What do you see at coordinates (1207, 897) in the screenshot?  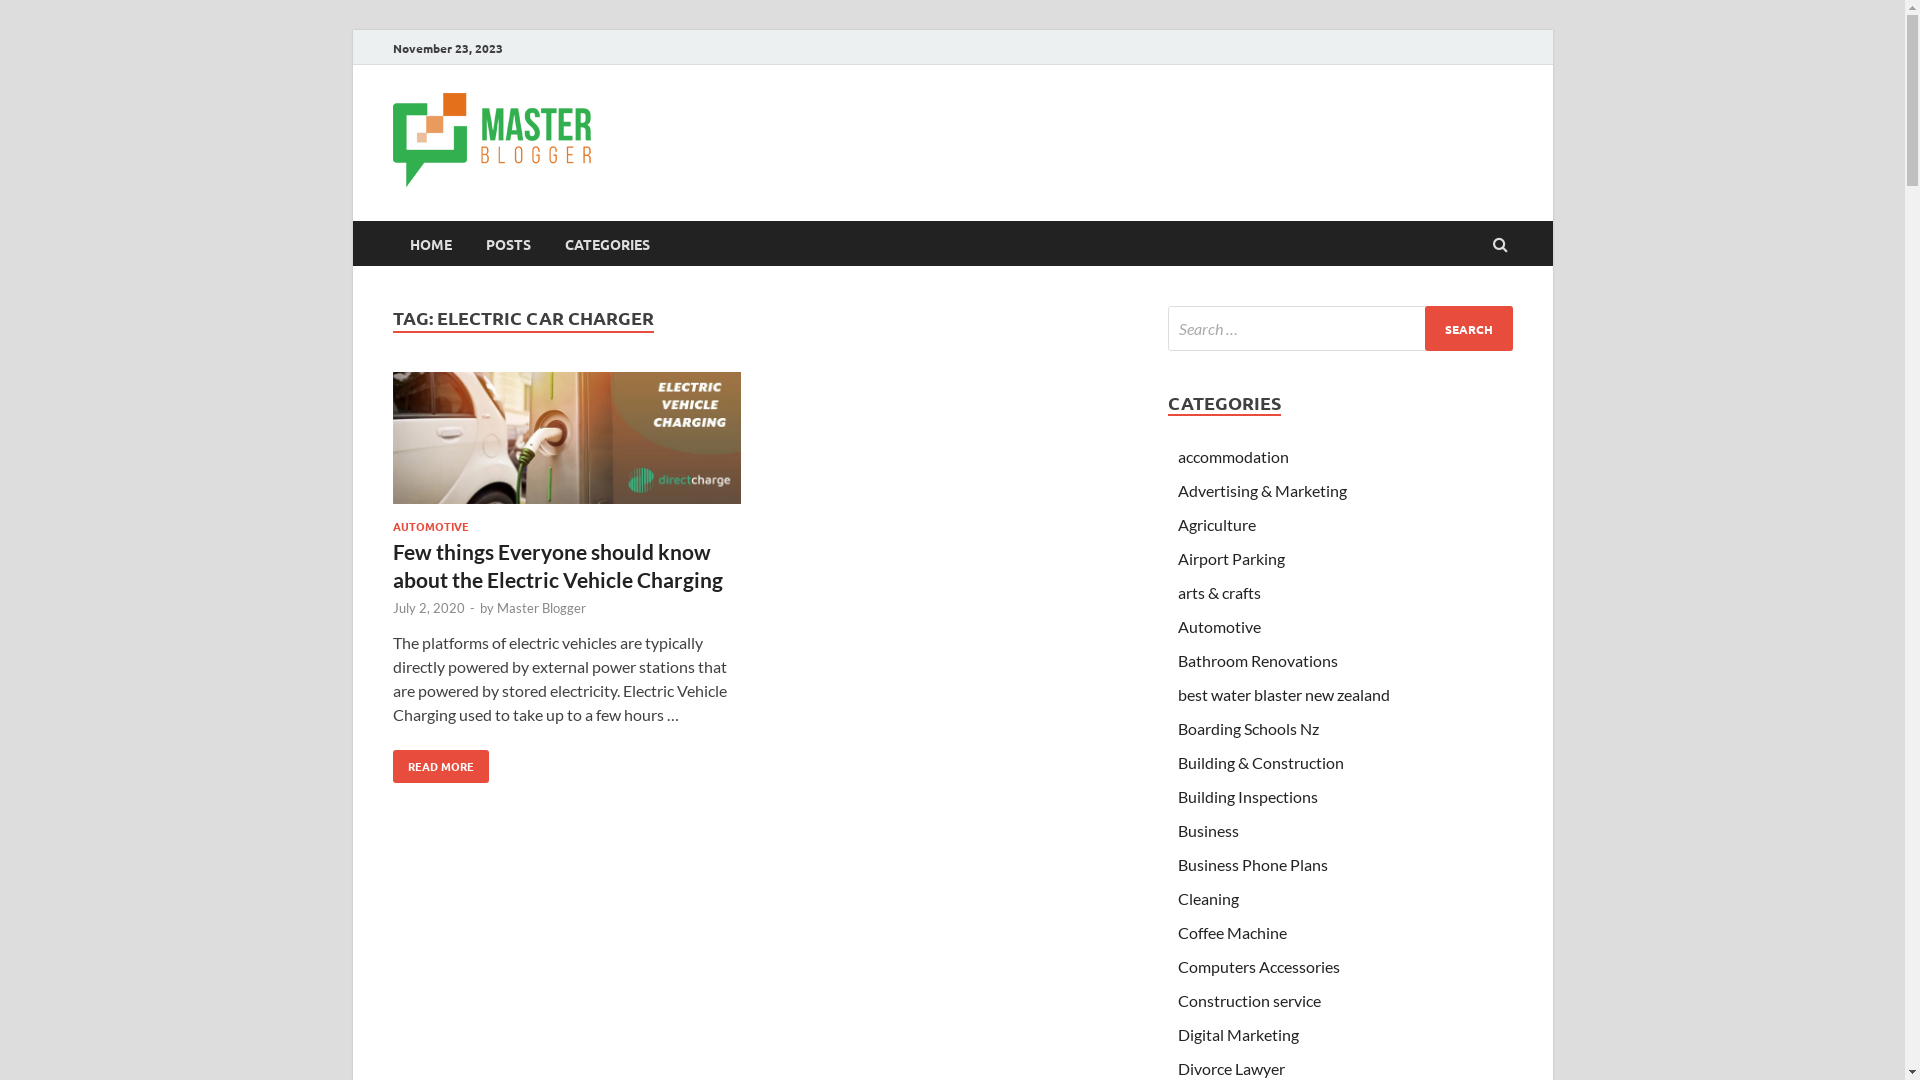 I see `'Cleaning'` at bounding box center [1207, 897].